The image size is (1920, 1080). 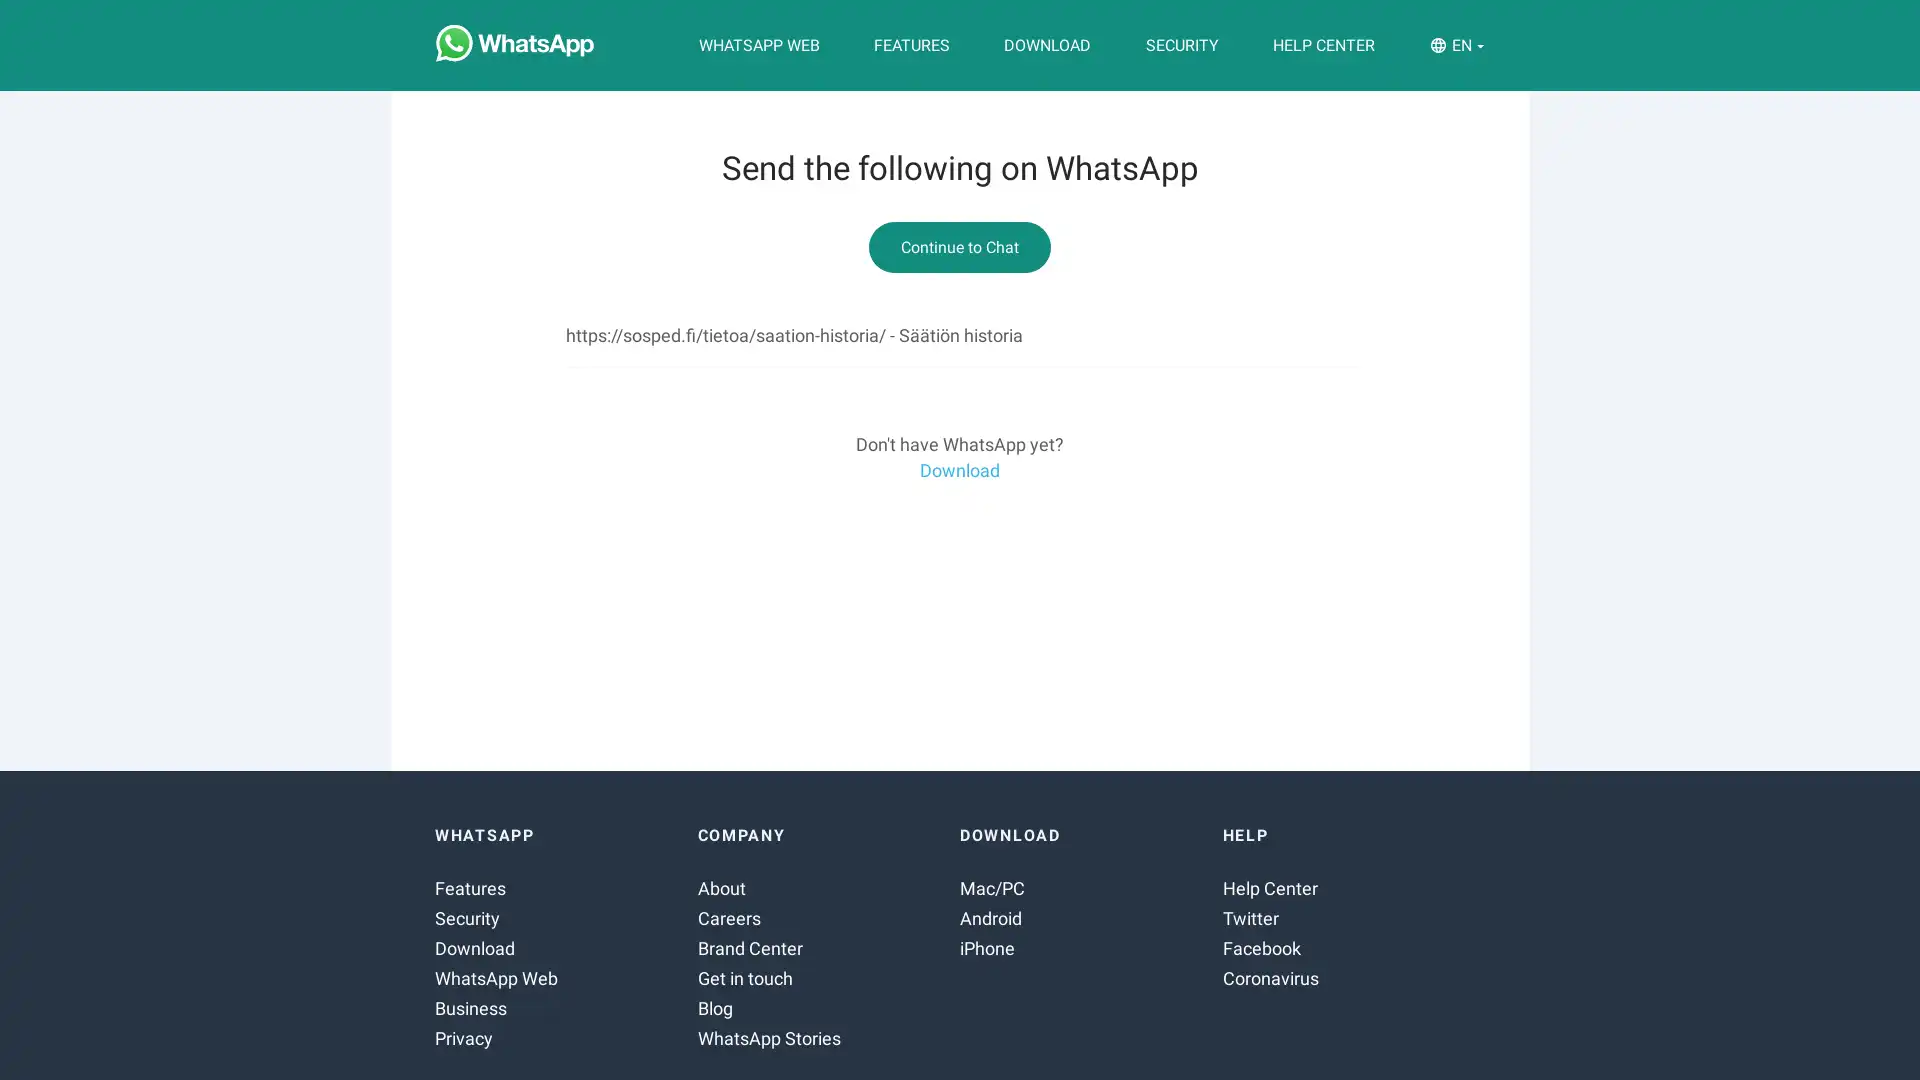 What do you see at coordinates (1457, 45) in the screenshot?
I see `EN` at bounding box center [1457, 45].